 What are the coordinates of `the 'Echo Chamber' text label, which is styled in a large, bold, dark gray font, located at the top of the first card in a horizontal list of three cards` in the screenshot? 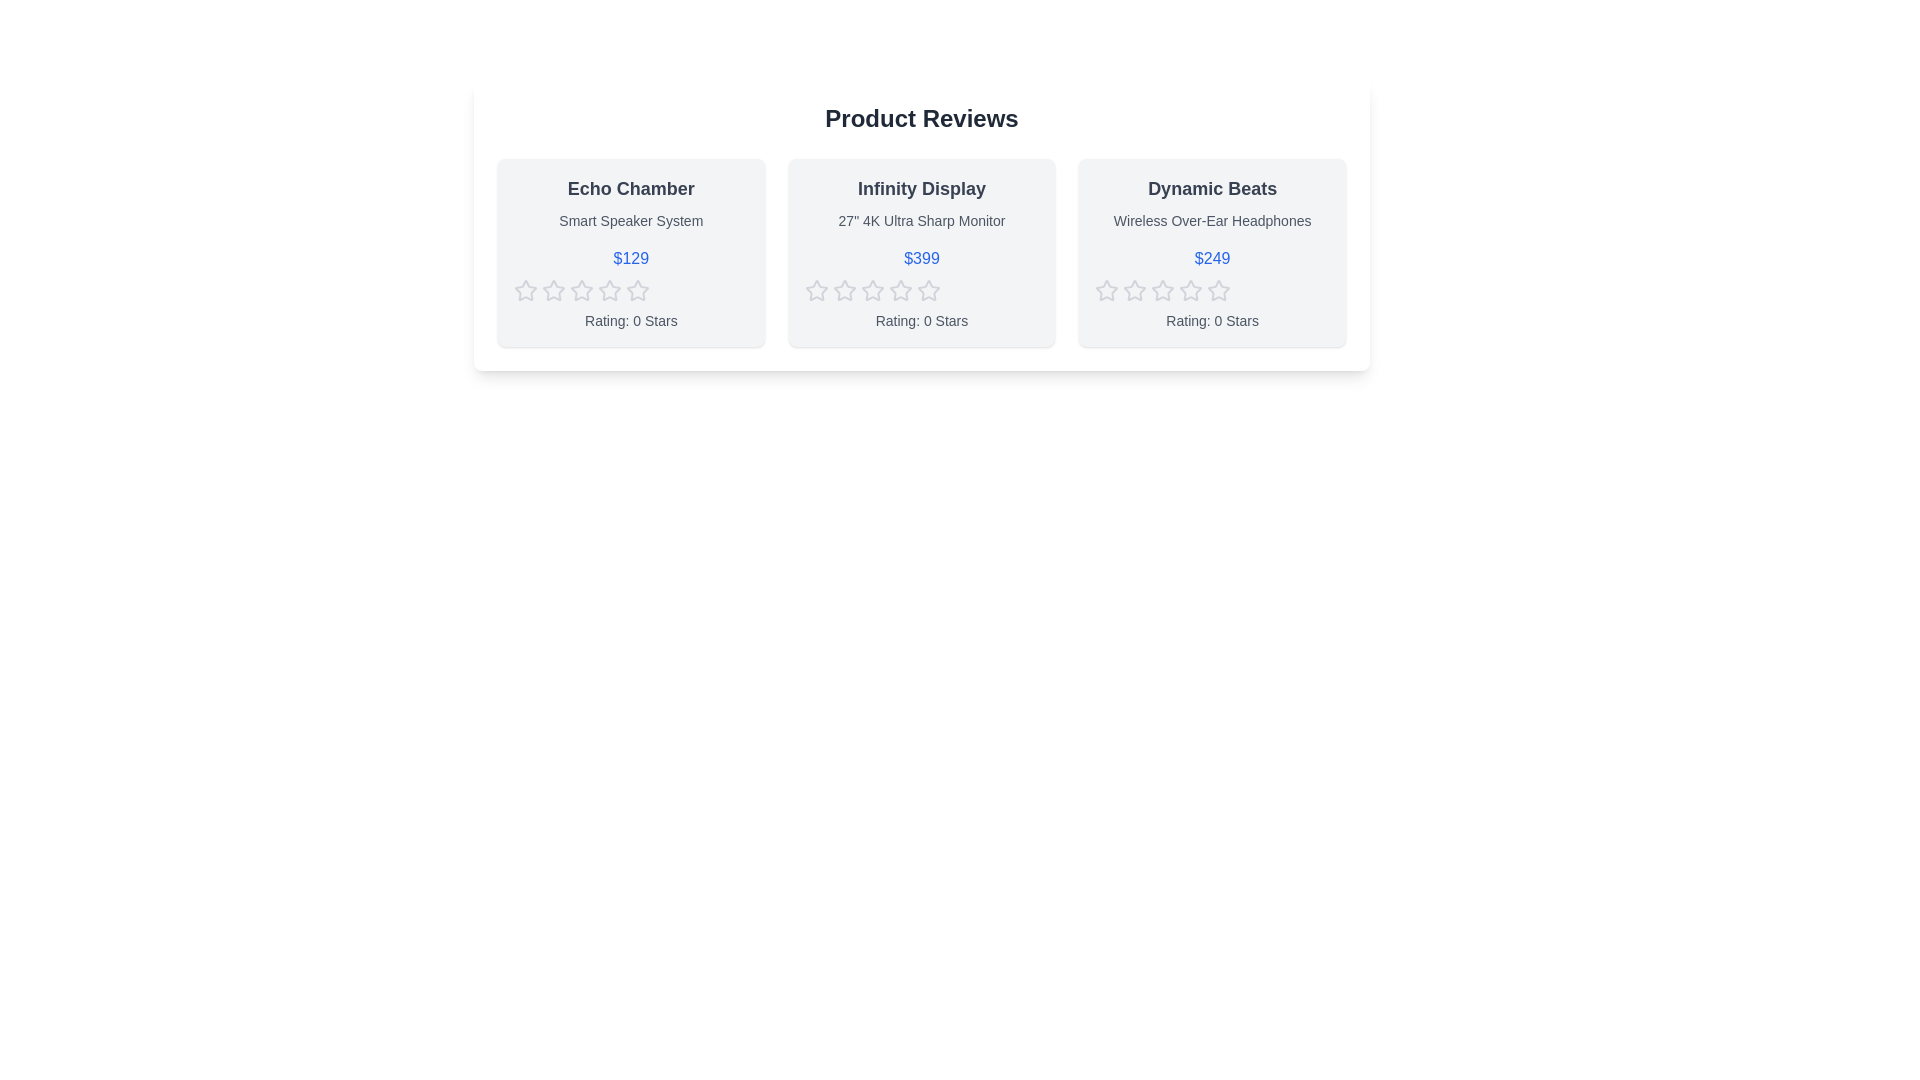 It's located at (630, 189).